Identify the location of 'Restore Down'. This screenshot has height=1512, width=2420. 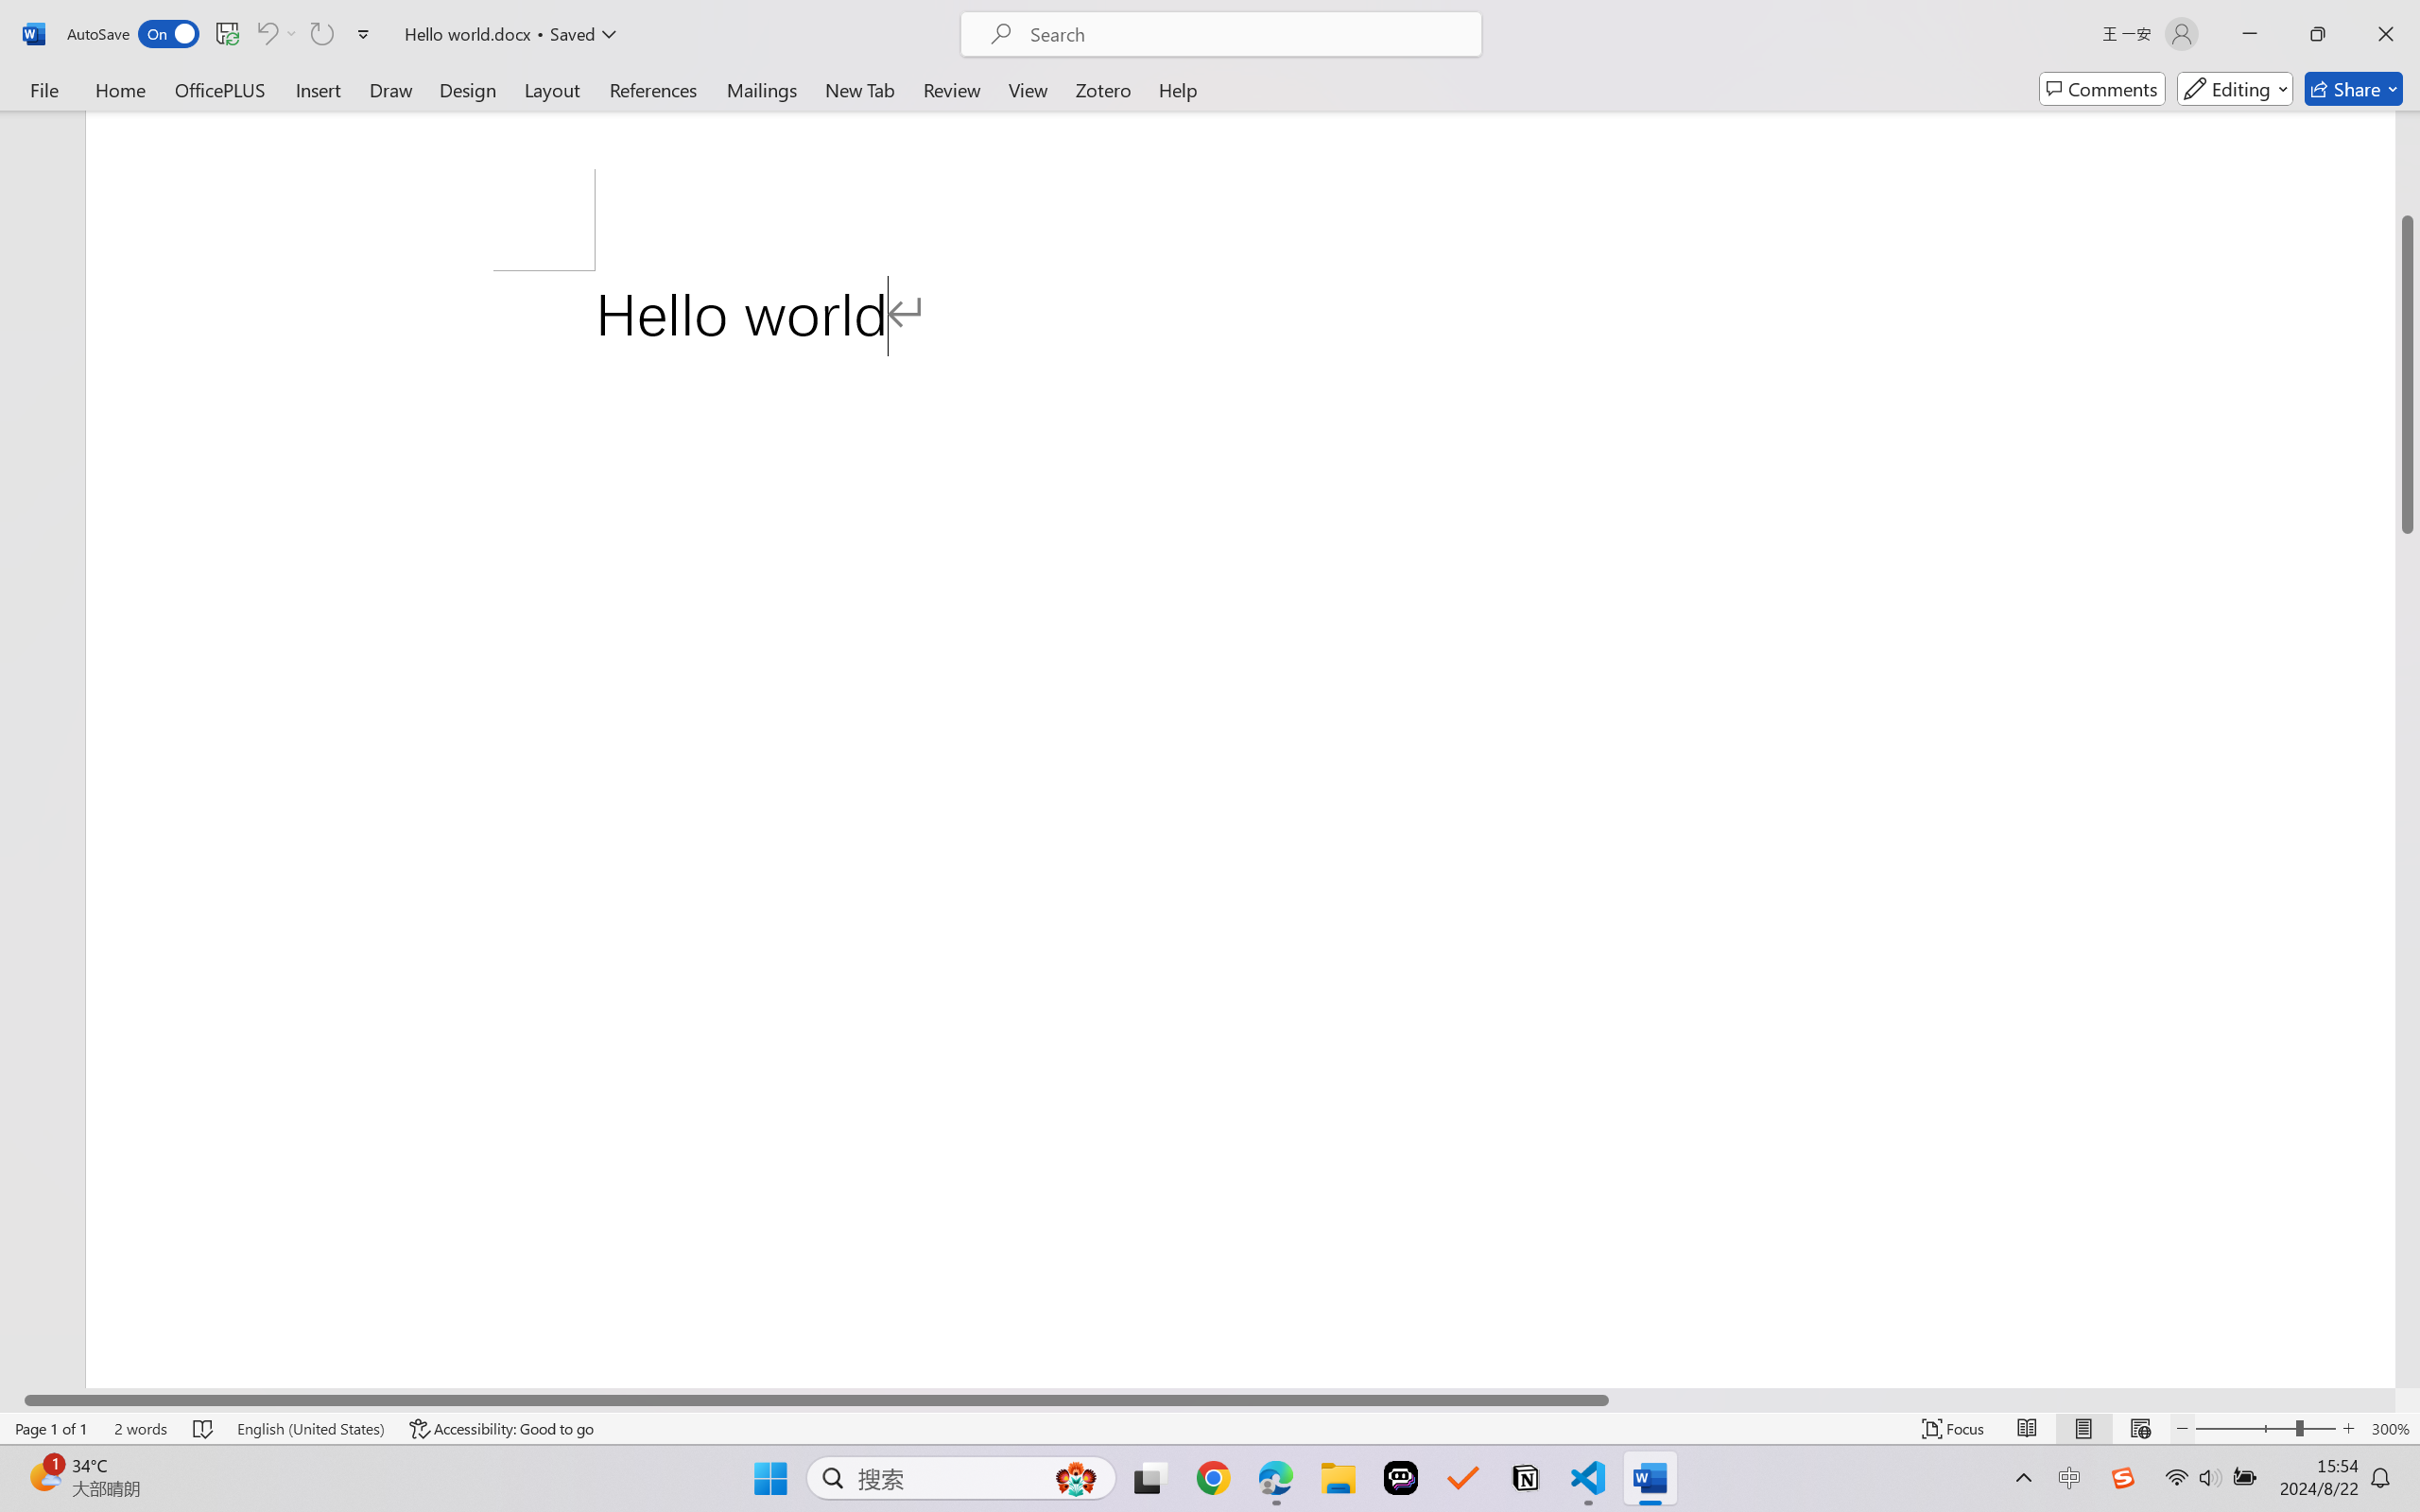
(2318, 33).